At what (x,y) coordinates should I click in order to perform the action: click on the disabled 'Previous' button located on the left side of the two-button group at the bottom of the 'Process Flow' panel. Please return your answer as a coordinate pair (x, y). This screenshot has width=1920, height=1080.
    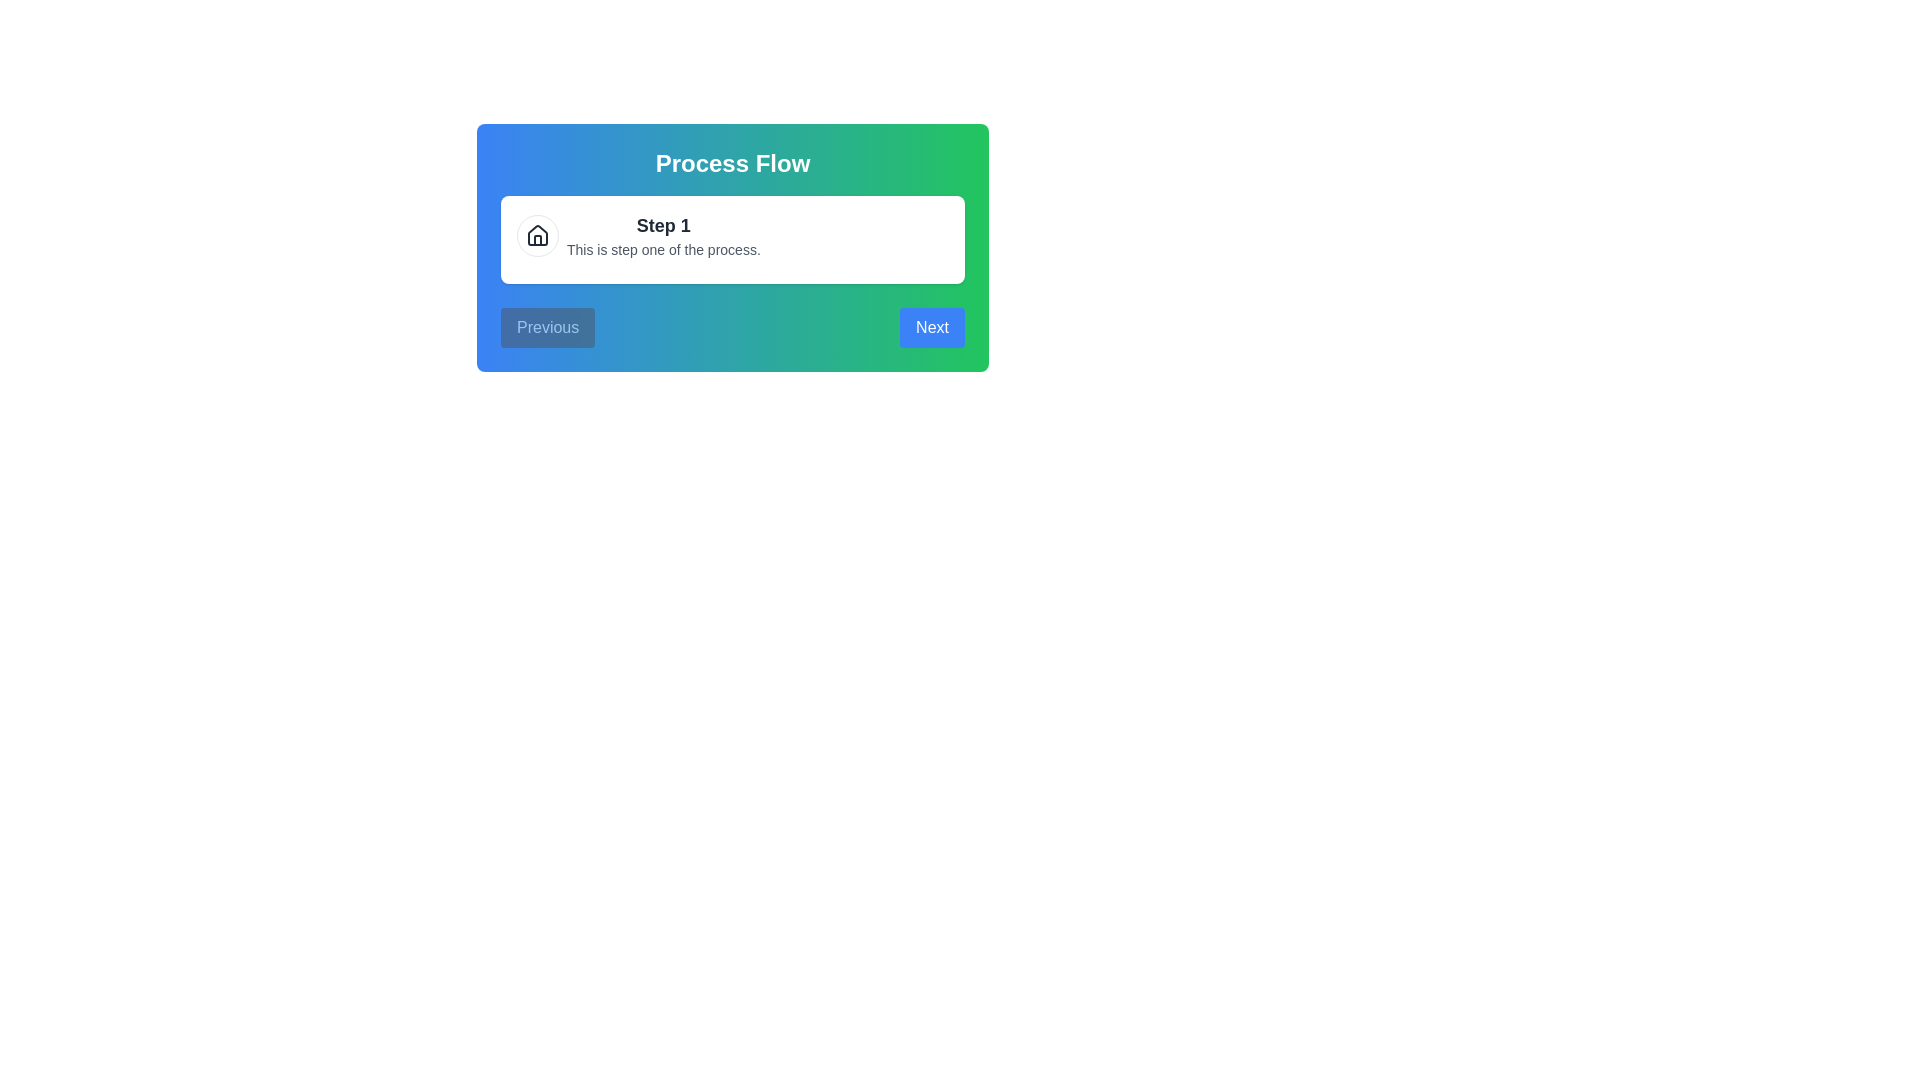
    Looking at the image, I should click on (548, 326).